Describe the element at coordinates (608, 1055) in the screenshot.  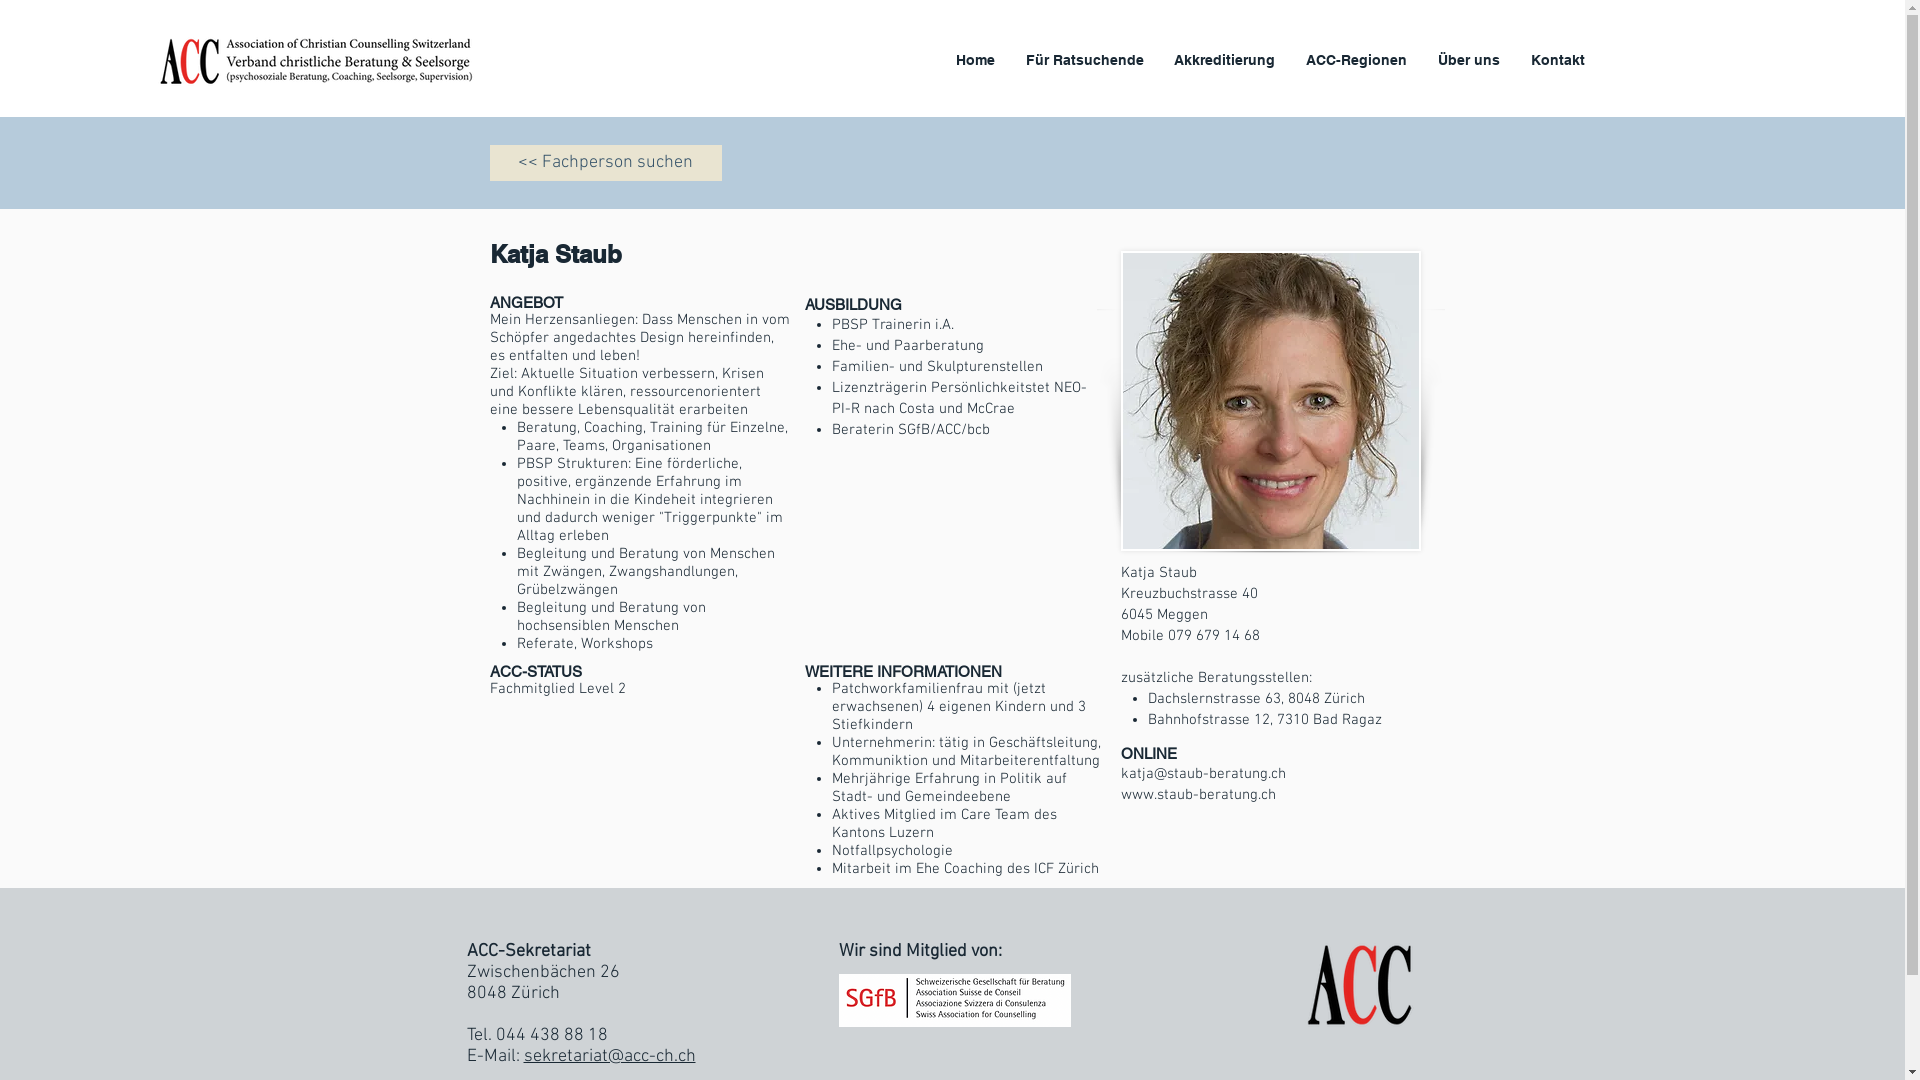
I see `'sekretariat@acc-ch.ch'` at that location.